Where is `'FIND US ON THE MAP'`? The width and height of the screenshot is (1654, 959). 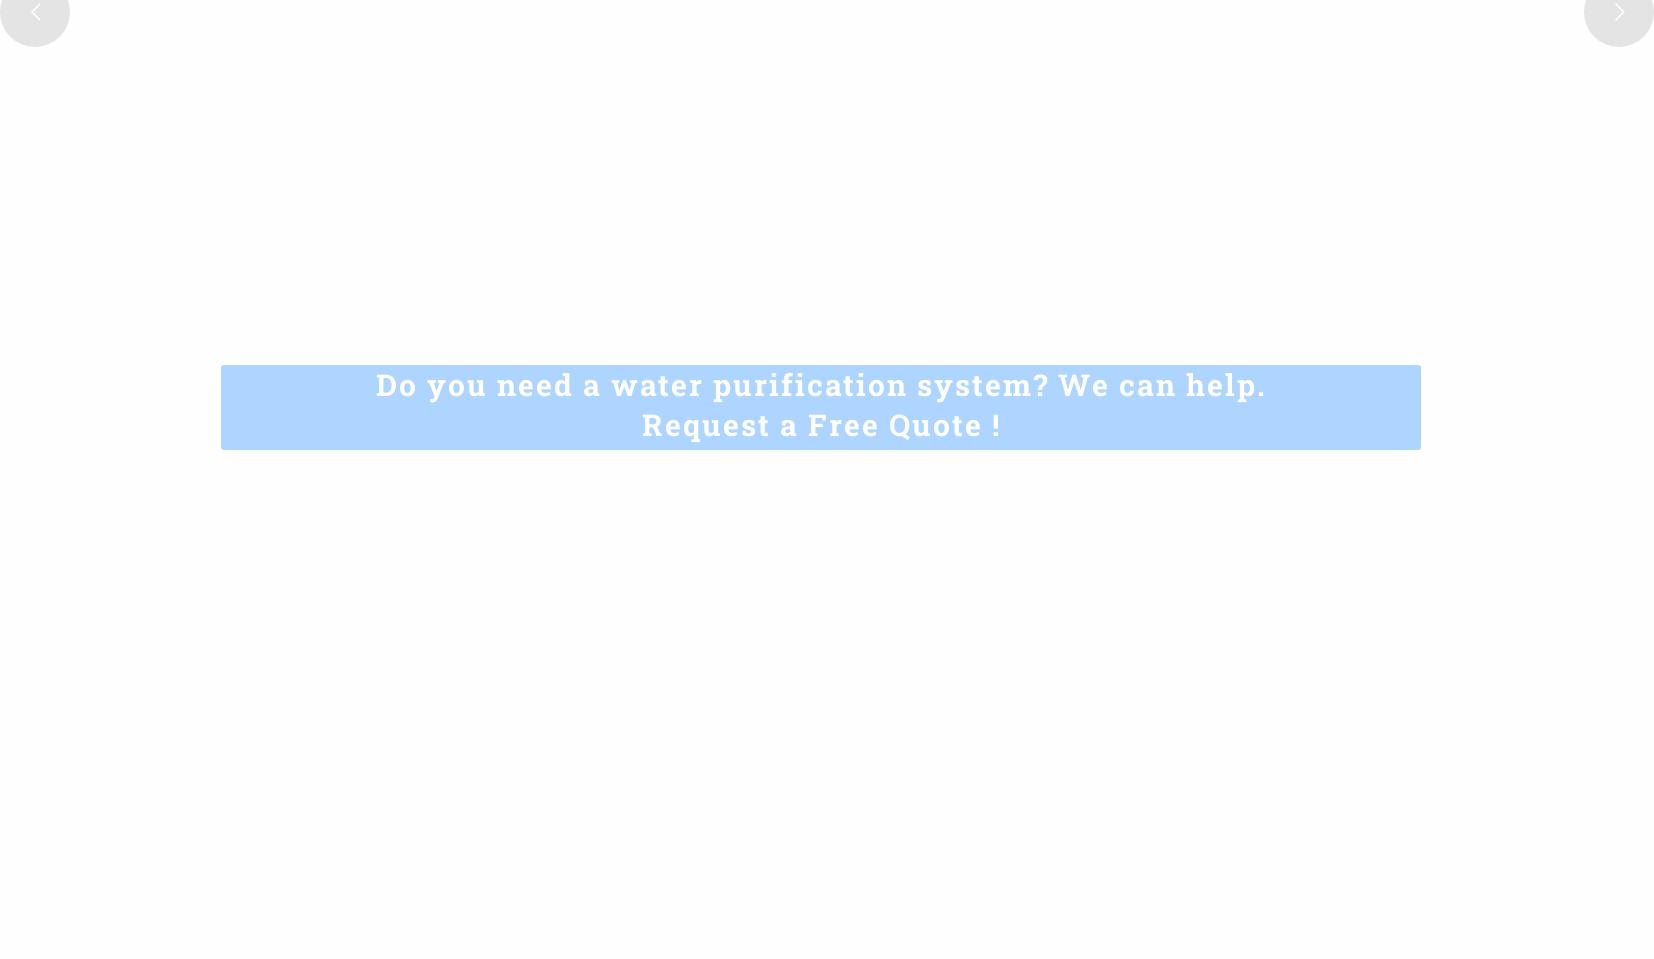 'FIND US ON THE MAP' is located at coordinates (1325, 635).